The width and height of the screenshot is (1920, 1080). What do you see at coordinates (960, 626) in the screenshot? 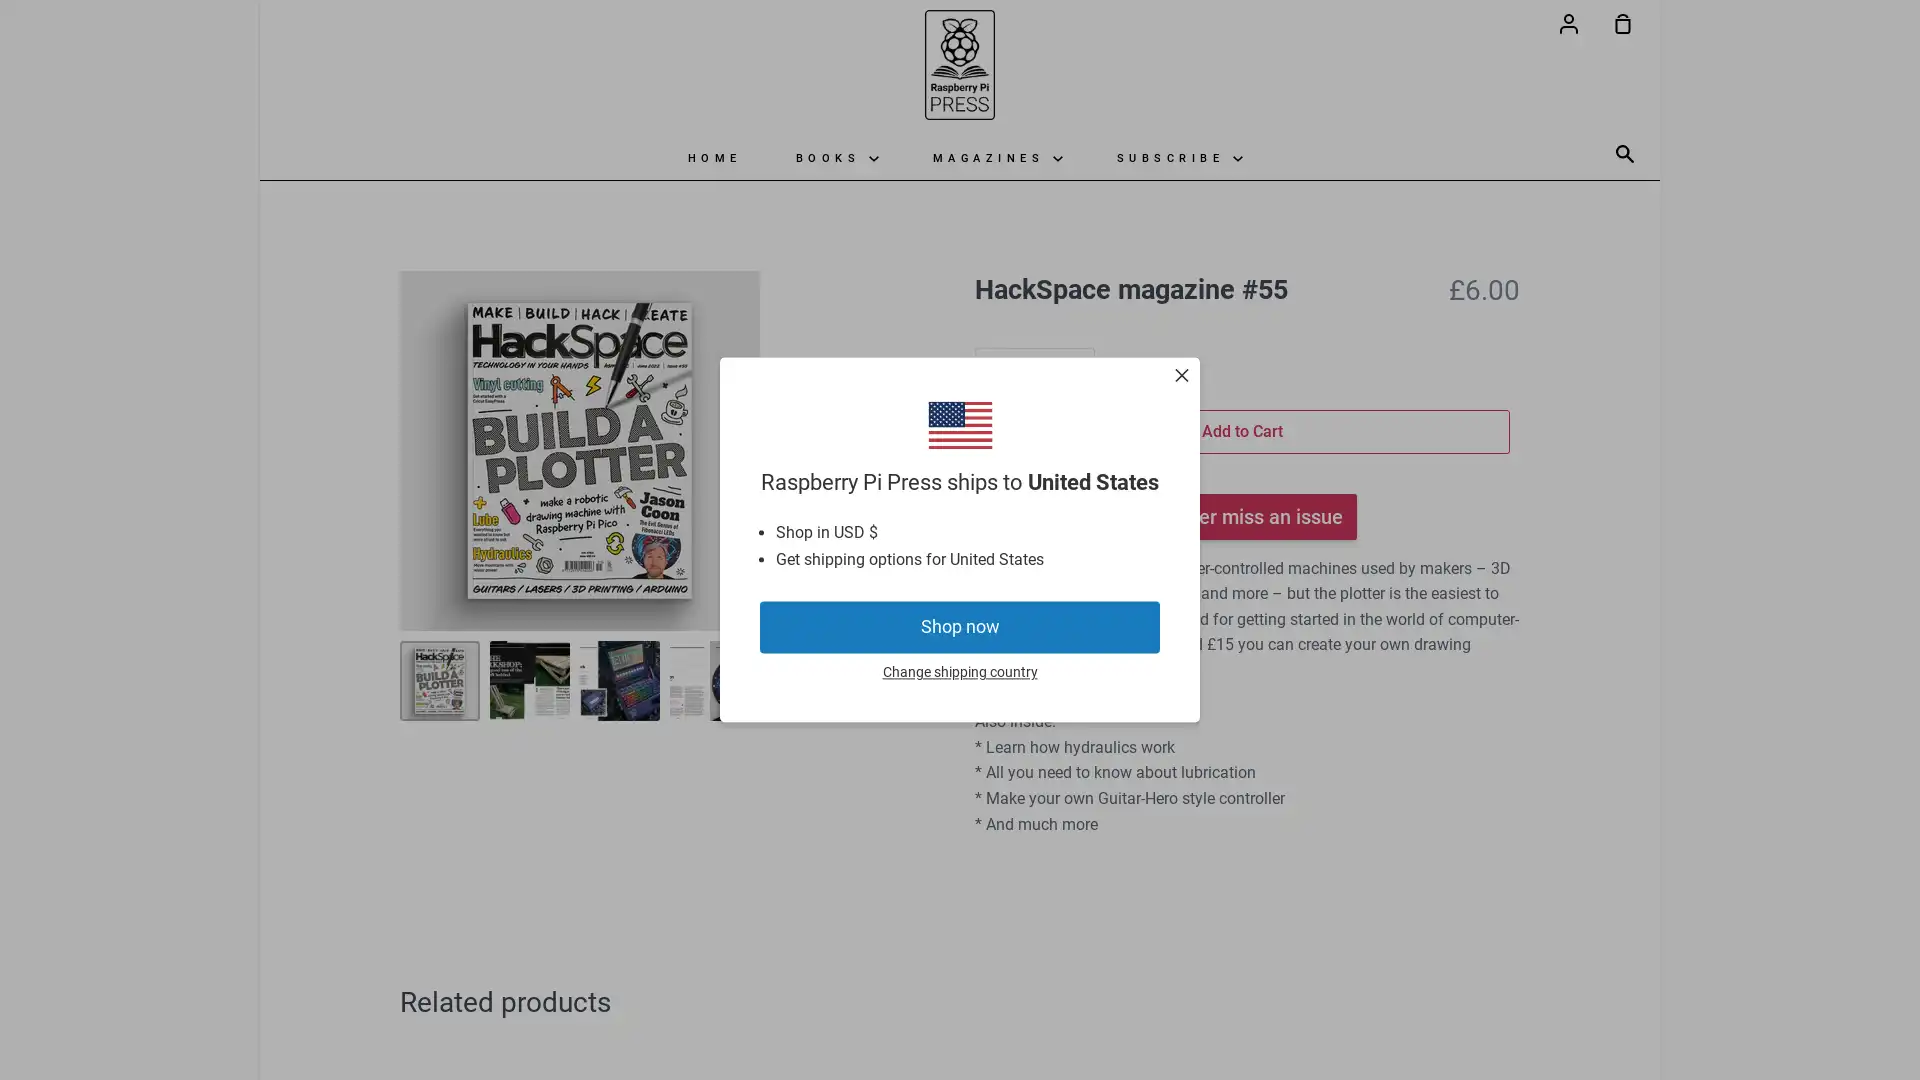
I see `Shop now` at bounding box center [960, 626].